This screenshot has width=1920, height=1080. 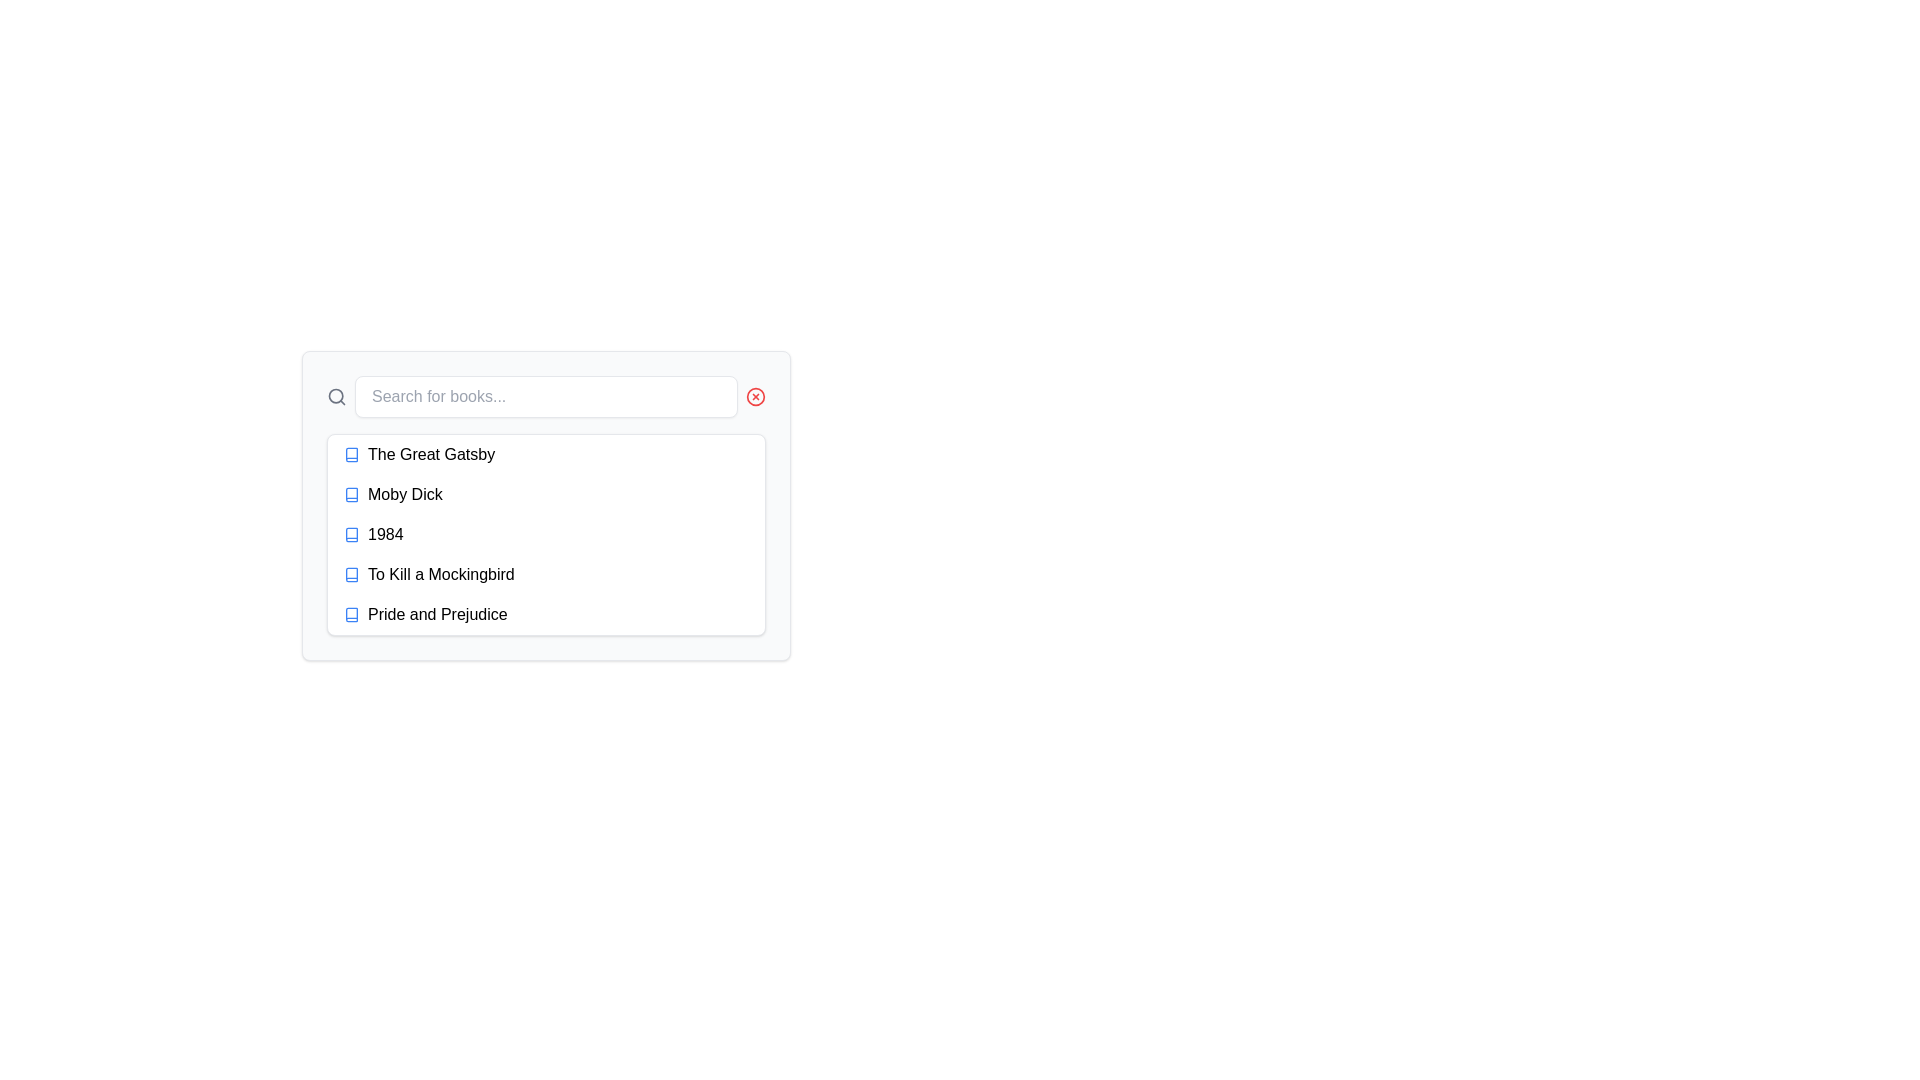 I want to click on the clear button located in the top-right corner of the search input box to clear the entered text, so click(x=754, y=397).